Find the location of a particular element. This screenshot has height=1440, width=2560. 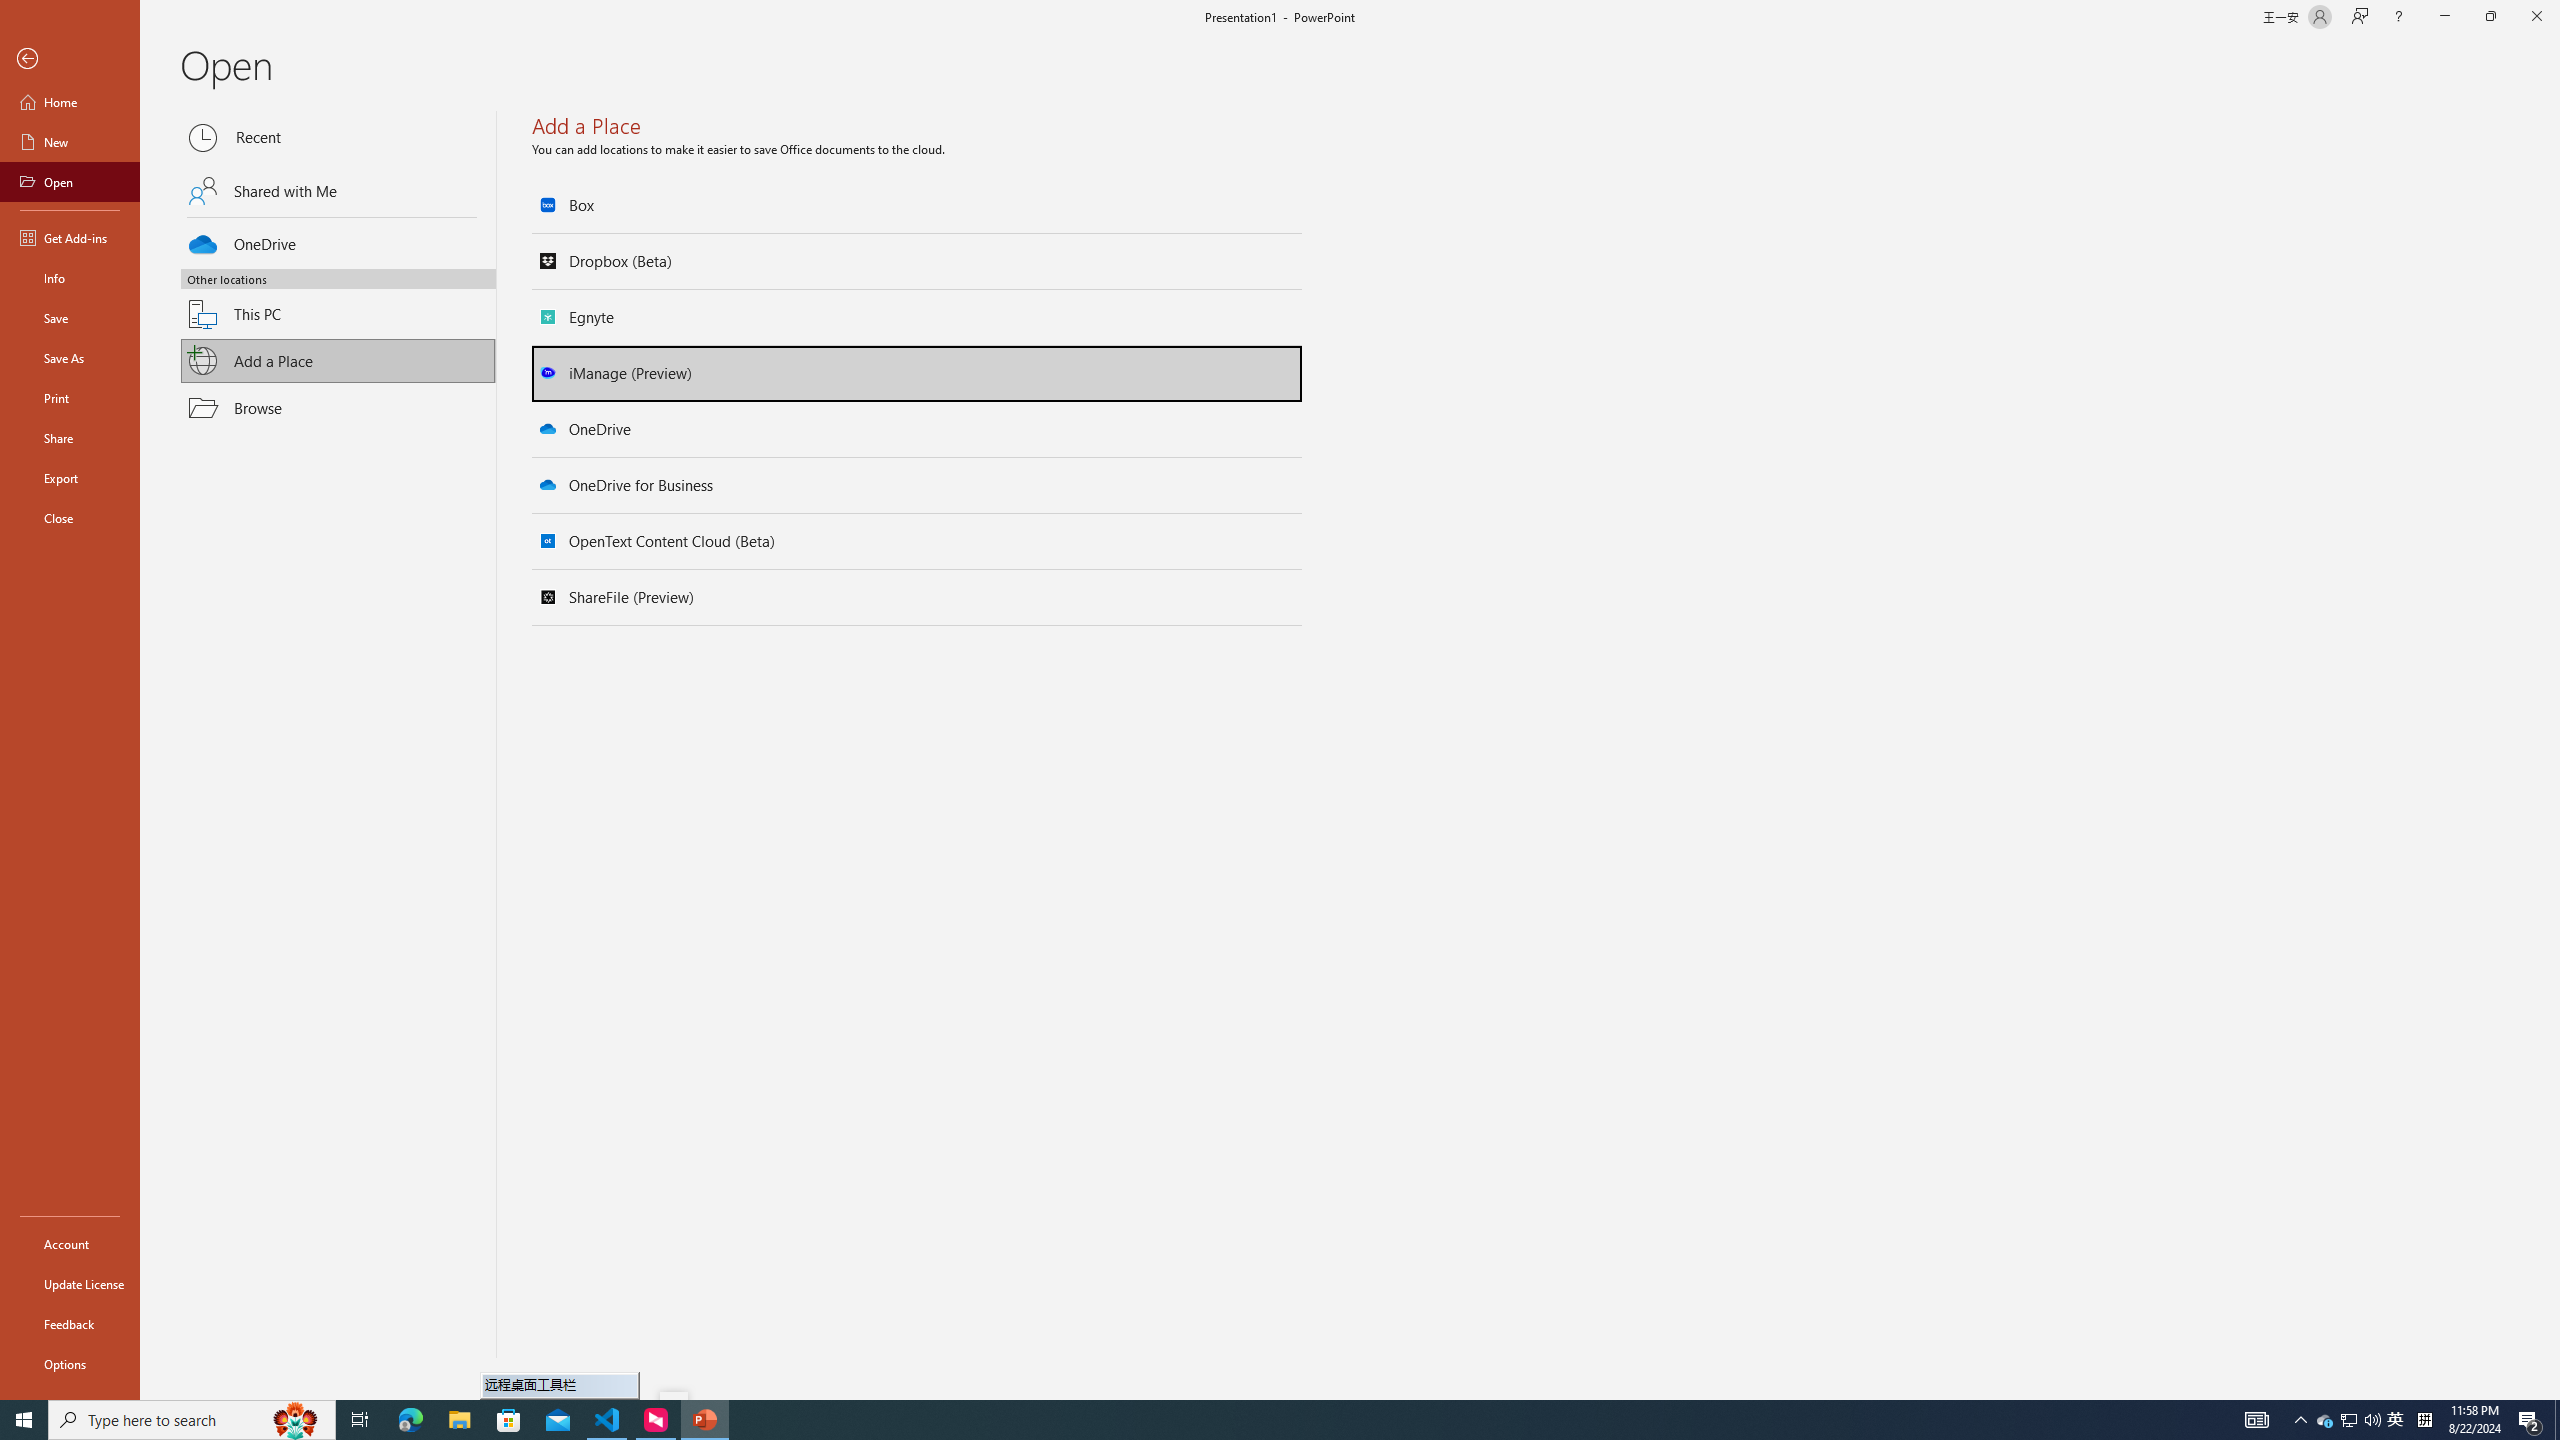

'Account' is located at coordinates (69, 1244).